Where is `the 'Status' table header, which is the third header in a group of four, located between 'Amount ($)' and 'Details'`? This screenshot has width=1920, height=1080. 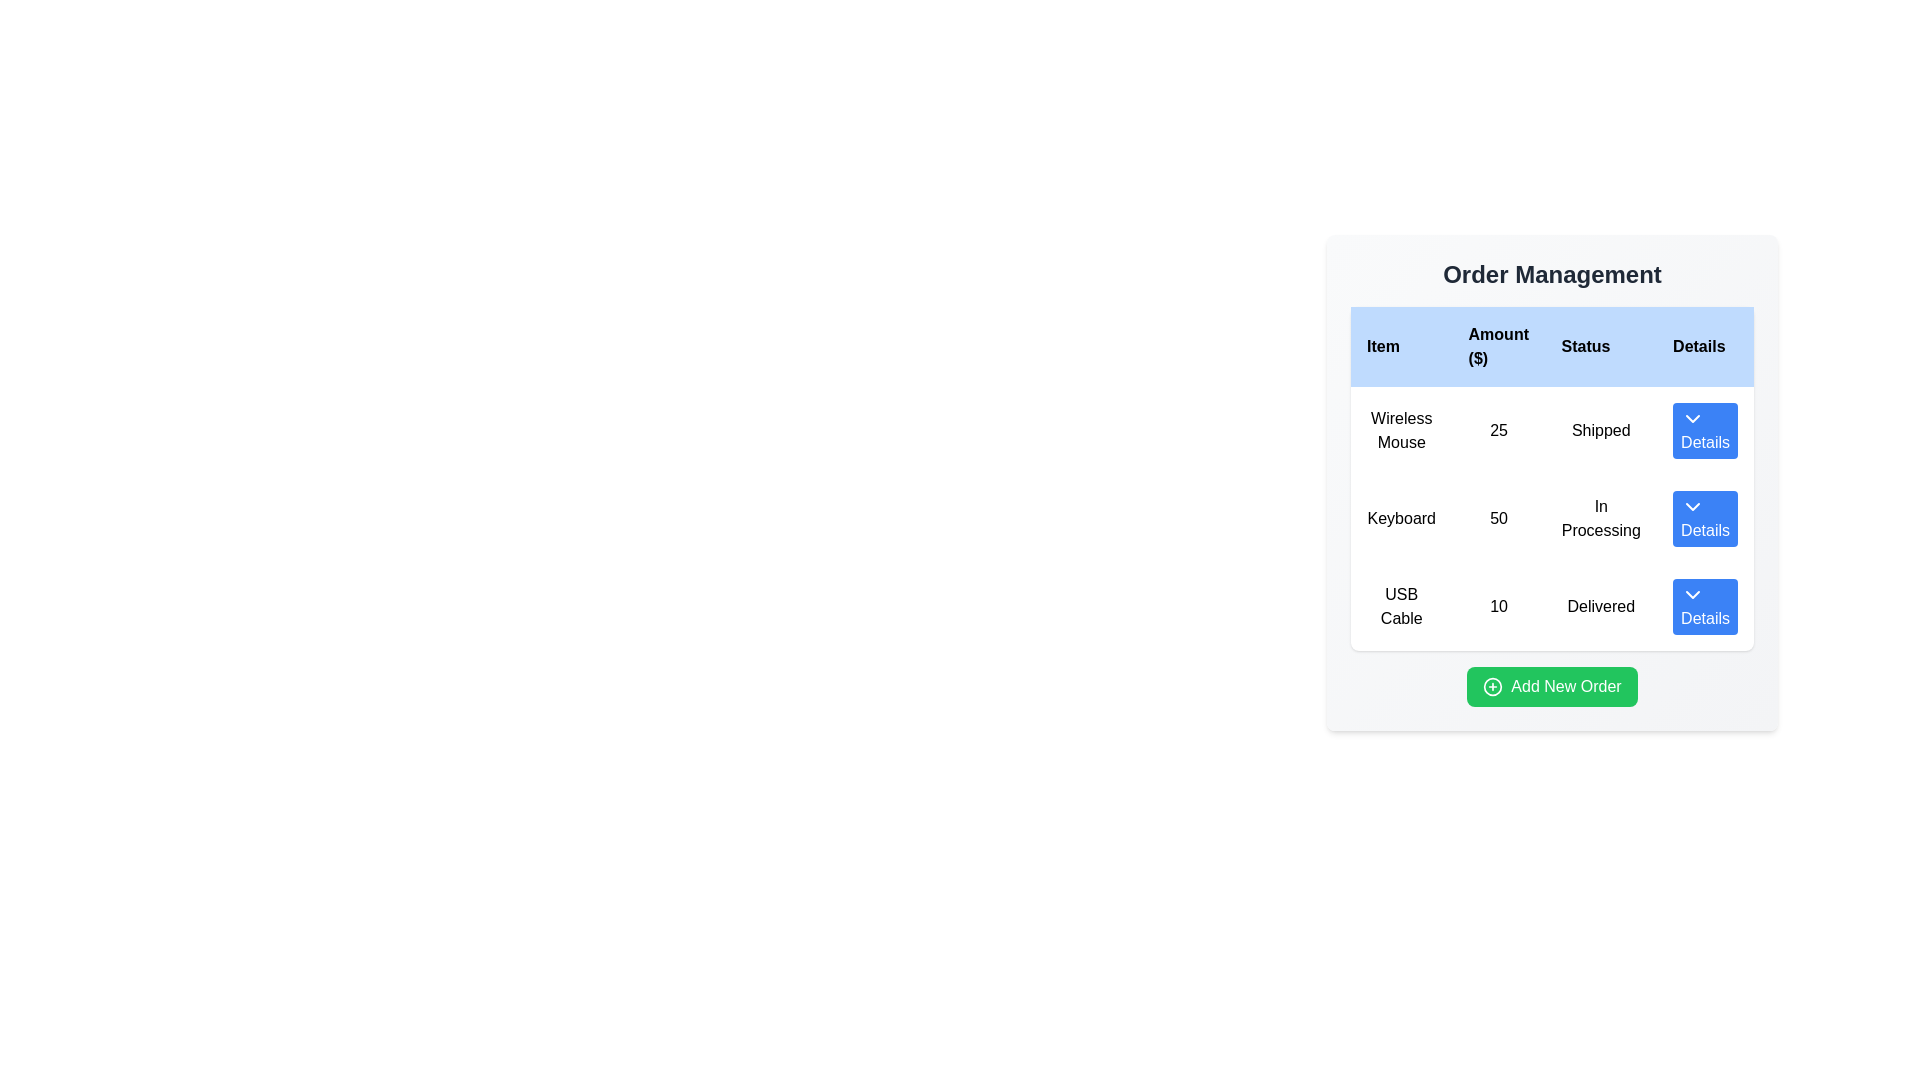 the 'Status' table header, which is the third header in a group of four, located between 'Amount ($)' and 'Details' is located at coordinates (1601, 346).